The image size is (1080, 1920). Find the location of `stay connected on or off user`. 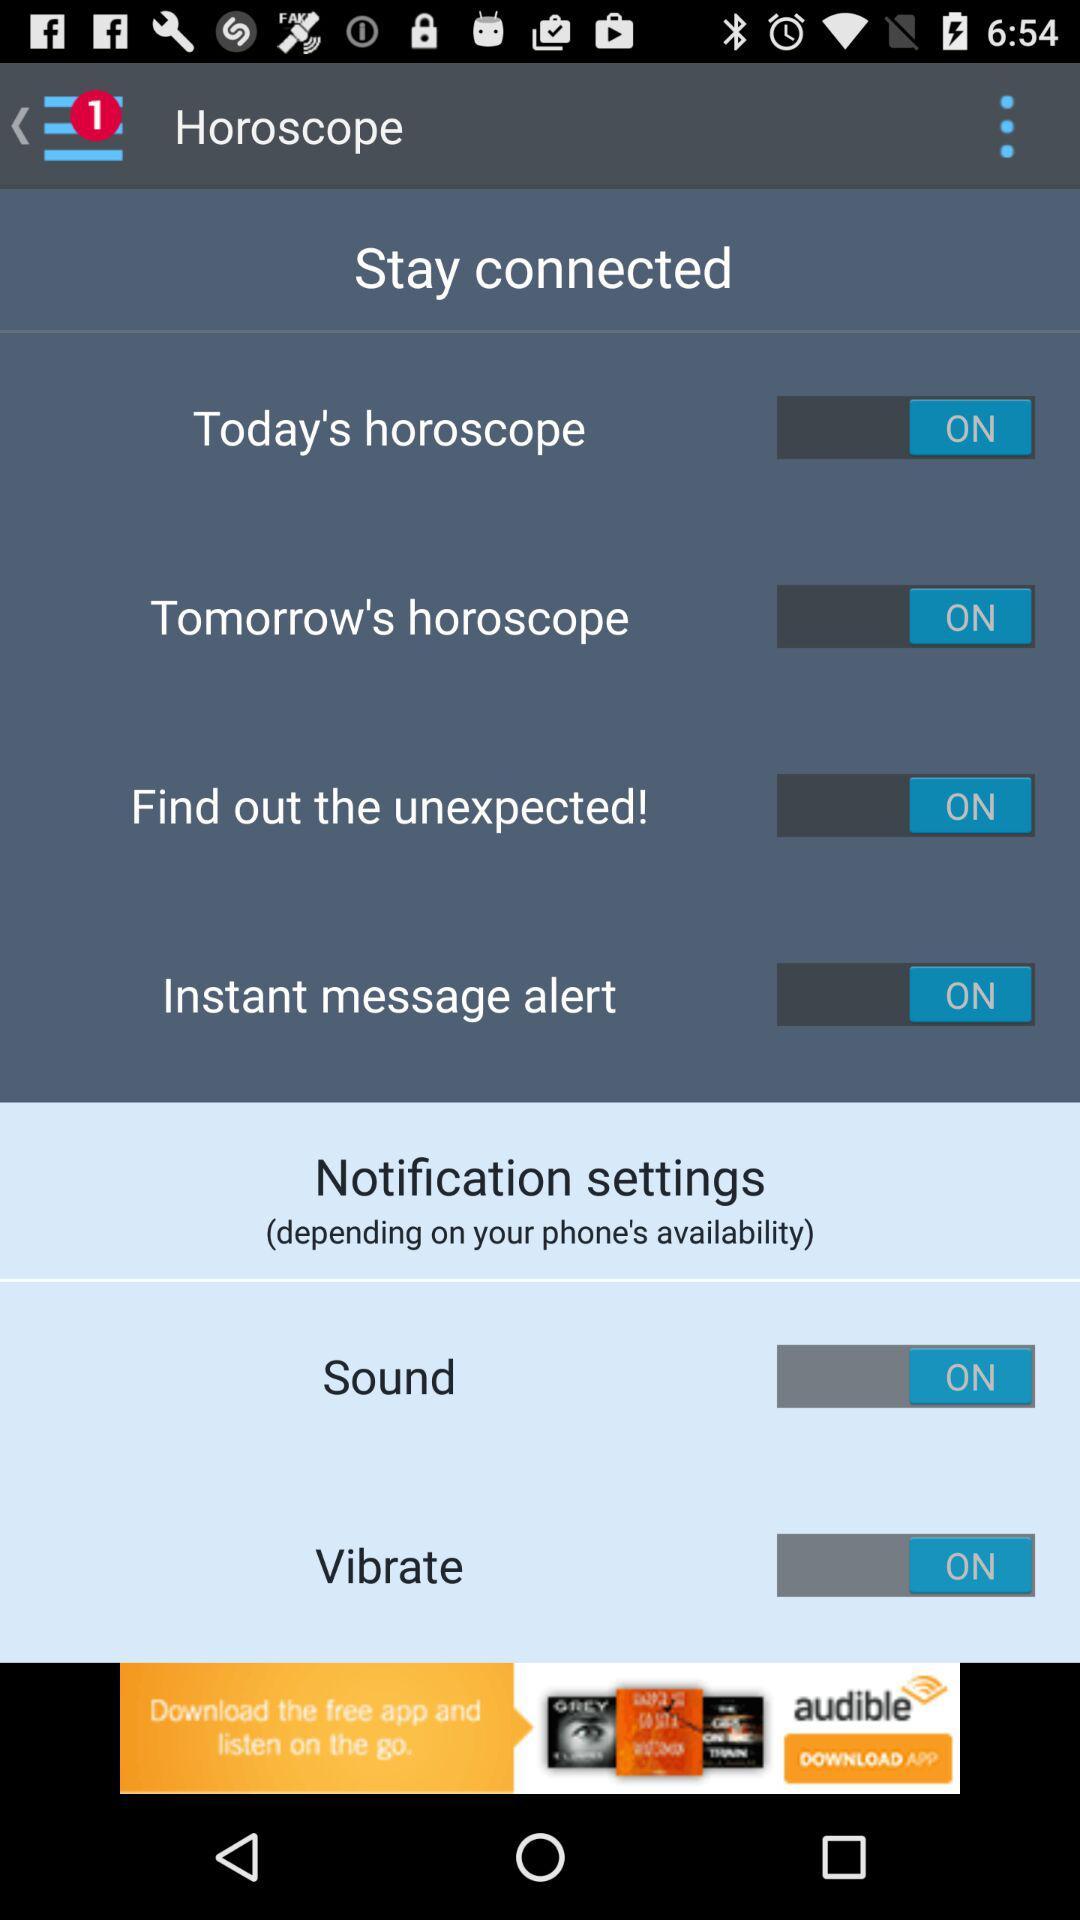

stay connected on or off user is located at coordinates (906, 426).